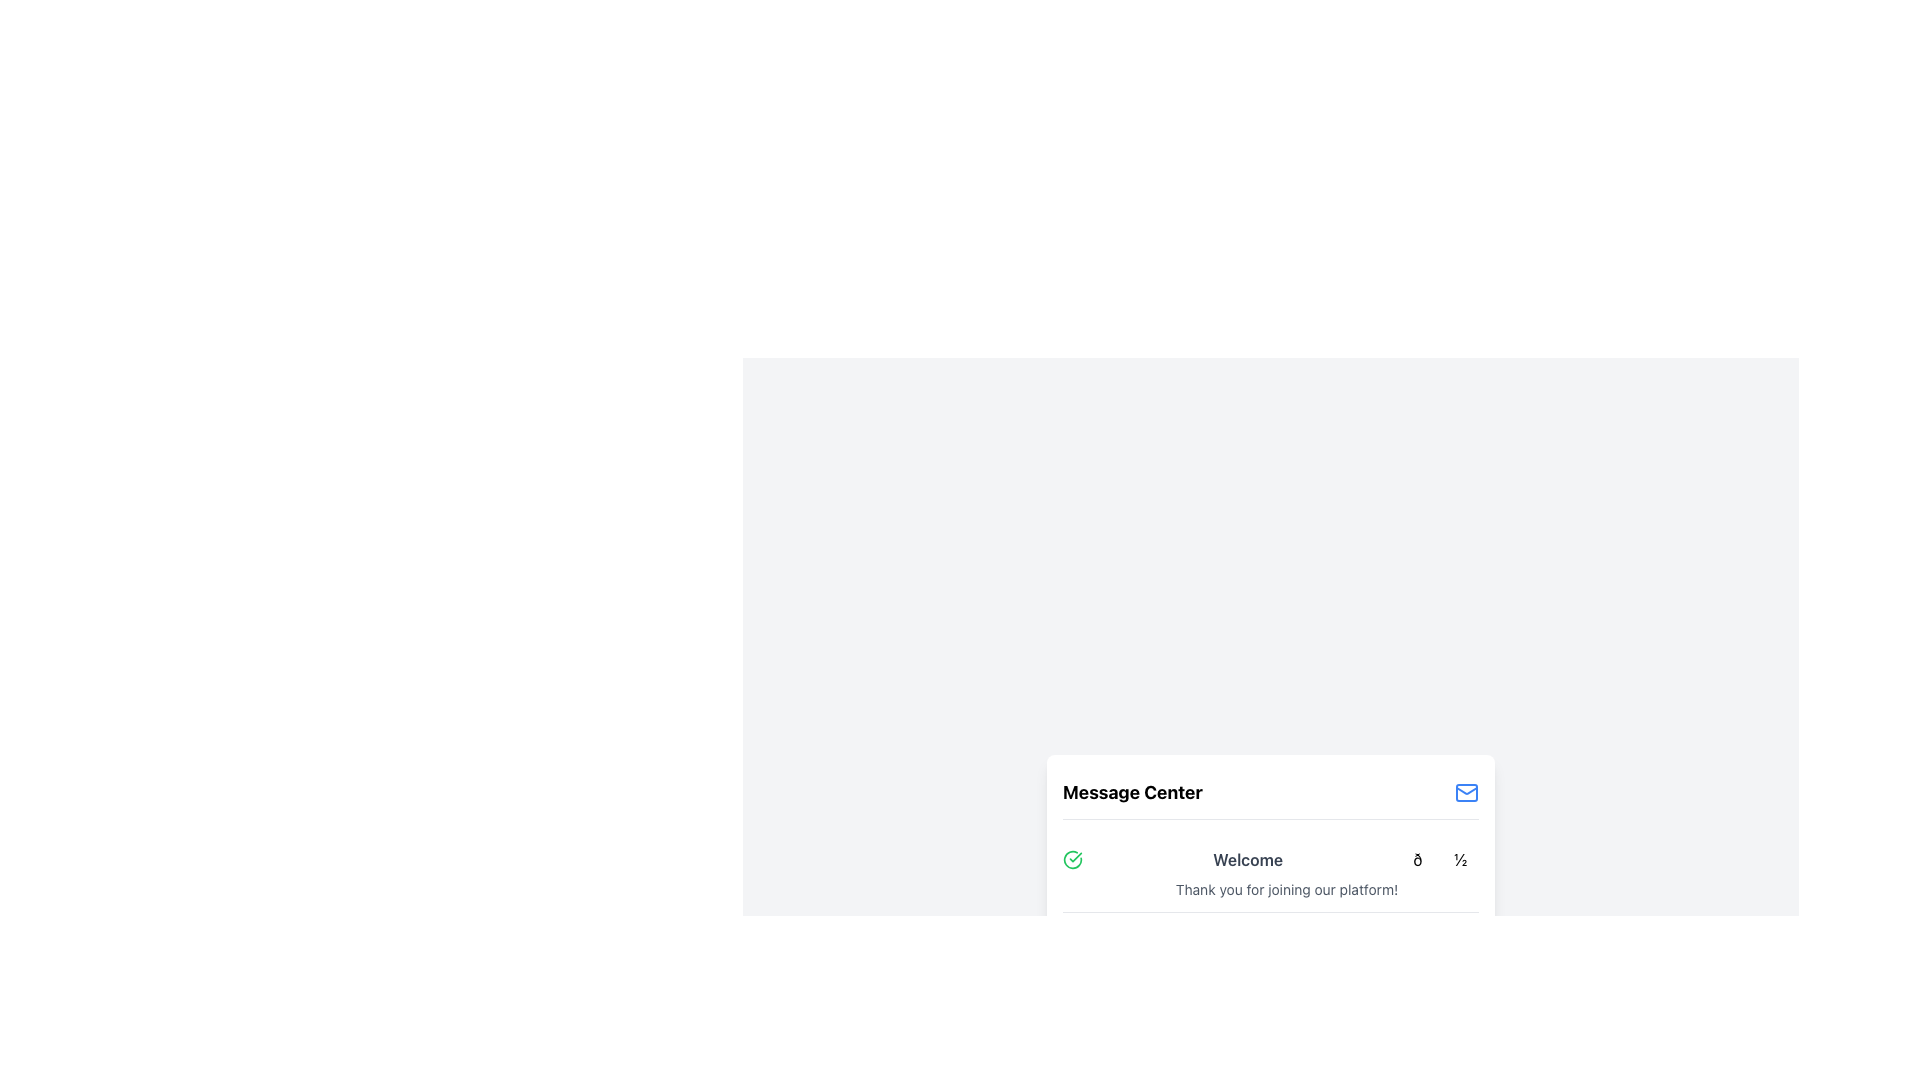 This screenshot has width=1920, height=1080. I want to click on the envelope icon located on the right side of the 'Message Center' header, which features bold text and a distinct blue envelope icon, so click(1270, 797).